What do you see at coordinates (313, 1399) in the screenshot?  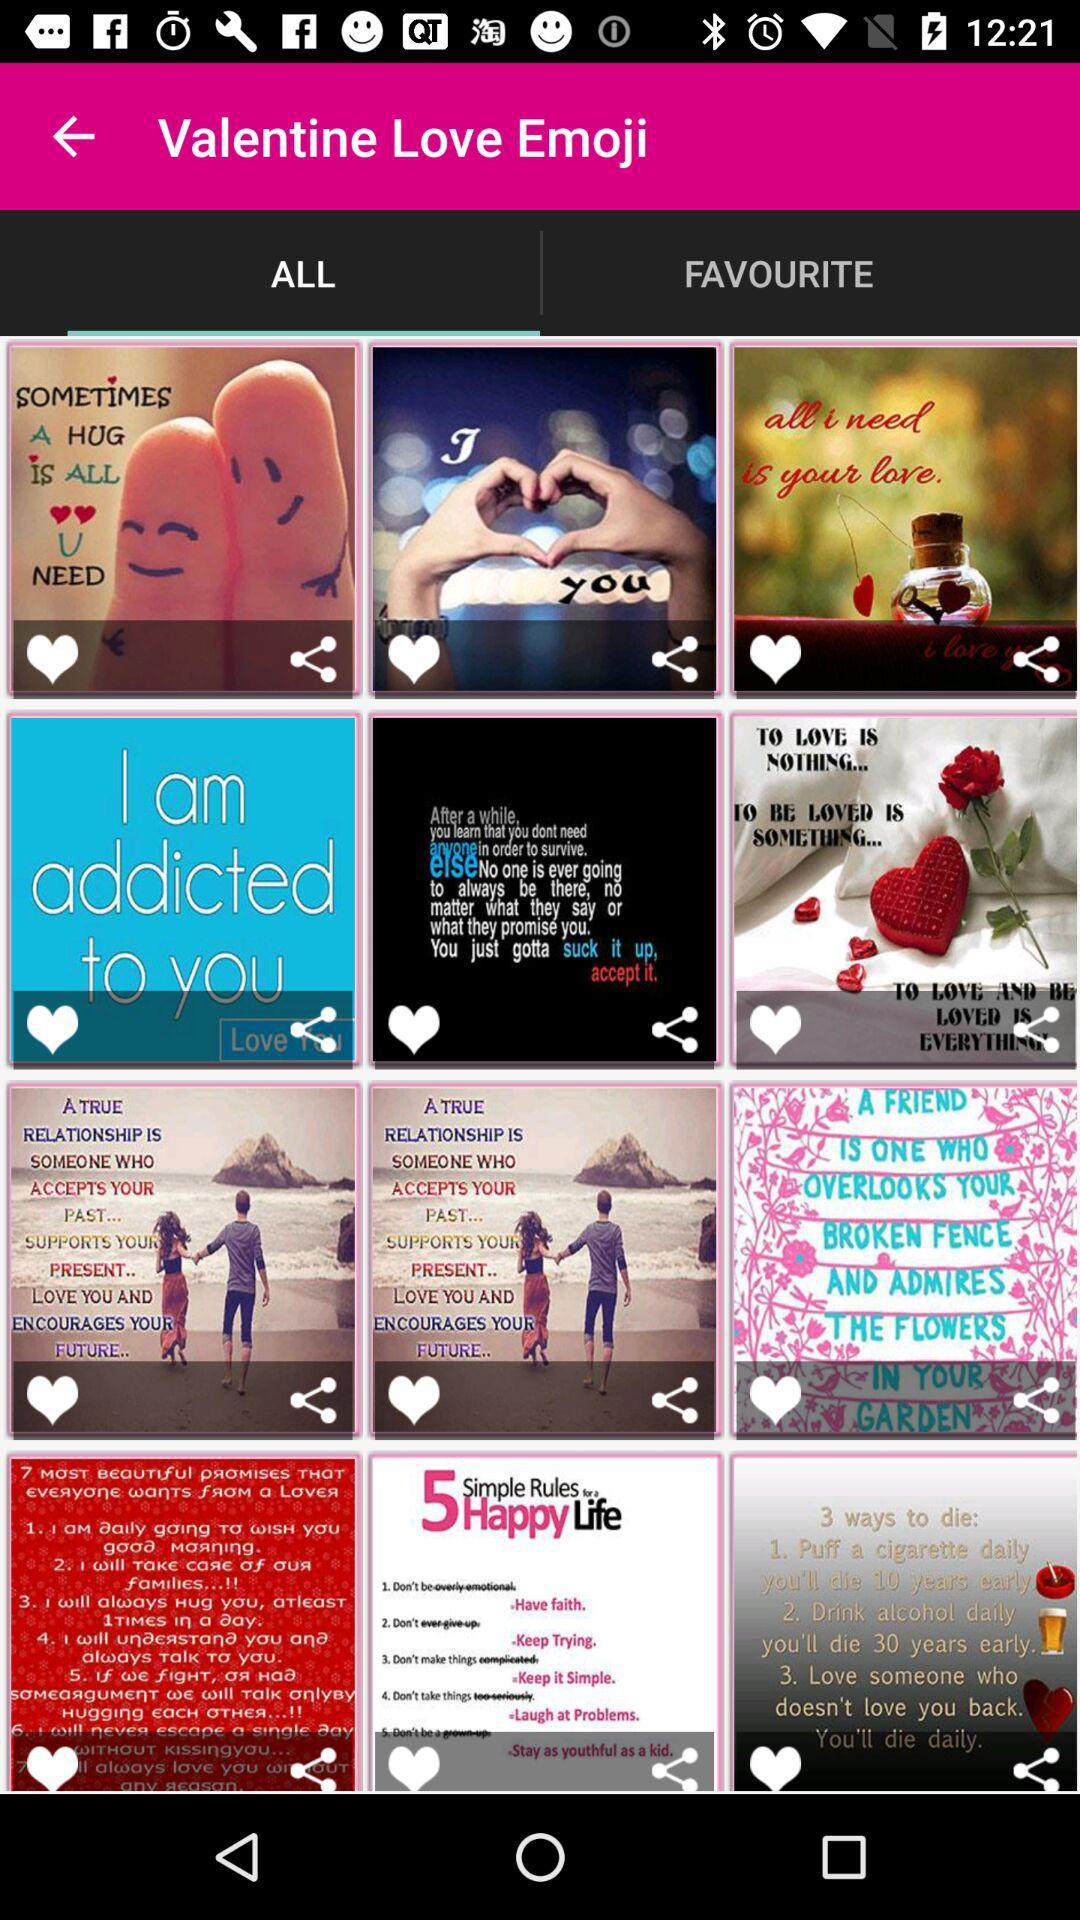 I see `share photo` at bounding box center [313, 1399].